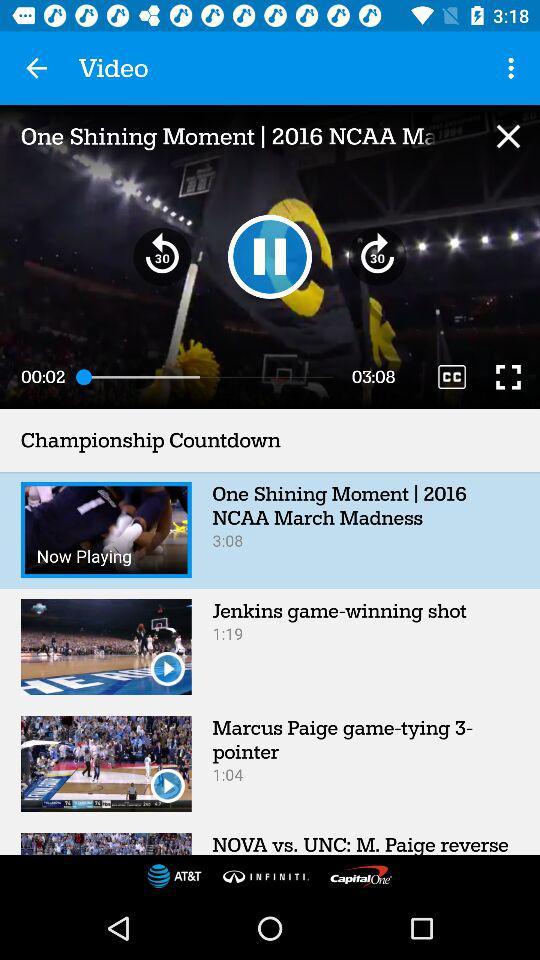 The height and width of the screenshot is (960, 540). I want to click on video, so click(508, 135).